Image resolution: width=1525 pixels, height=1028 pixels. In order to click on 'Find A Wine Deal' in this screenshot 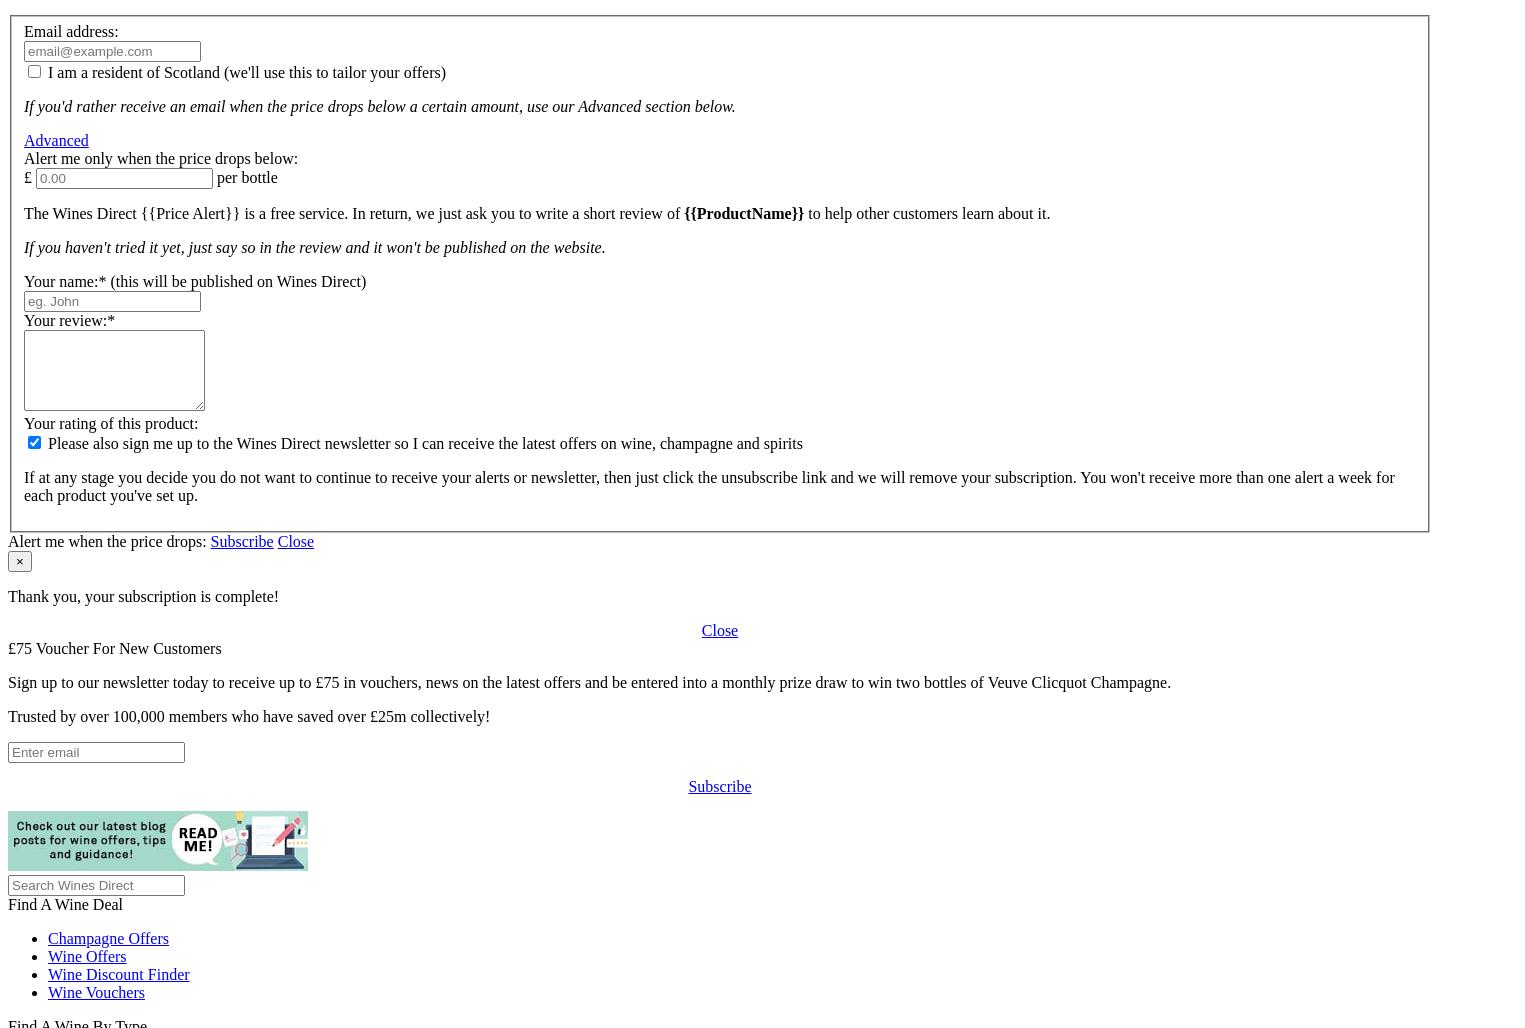, I will do `click(6, 903)`.